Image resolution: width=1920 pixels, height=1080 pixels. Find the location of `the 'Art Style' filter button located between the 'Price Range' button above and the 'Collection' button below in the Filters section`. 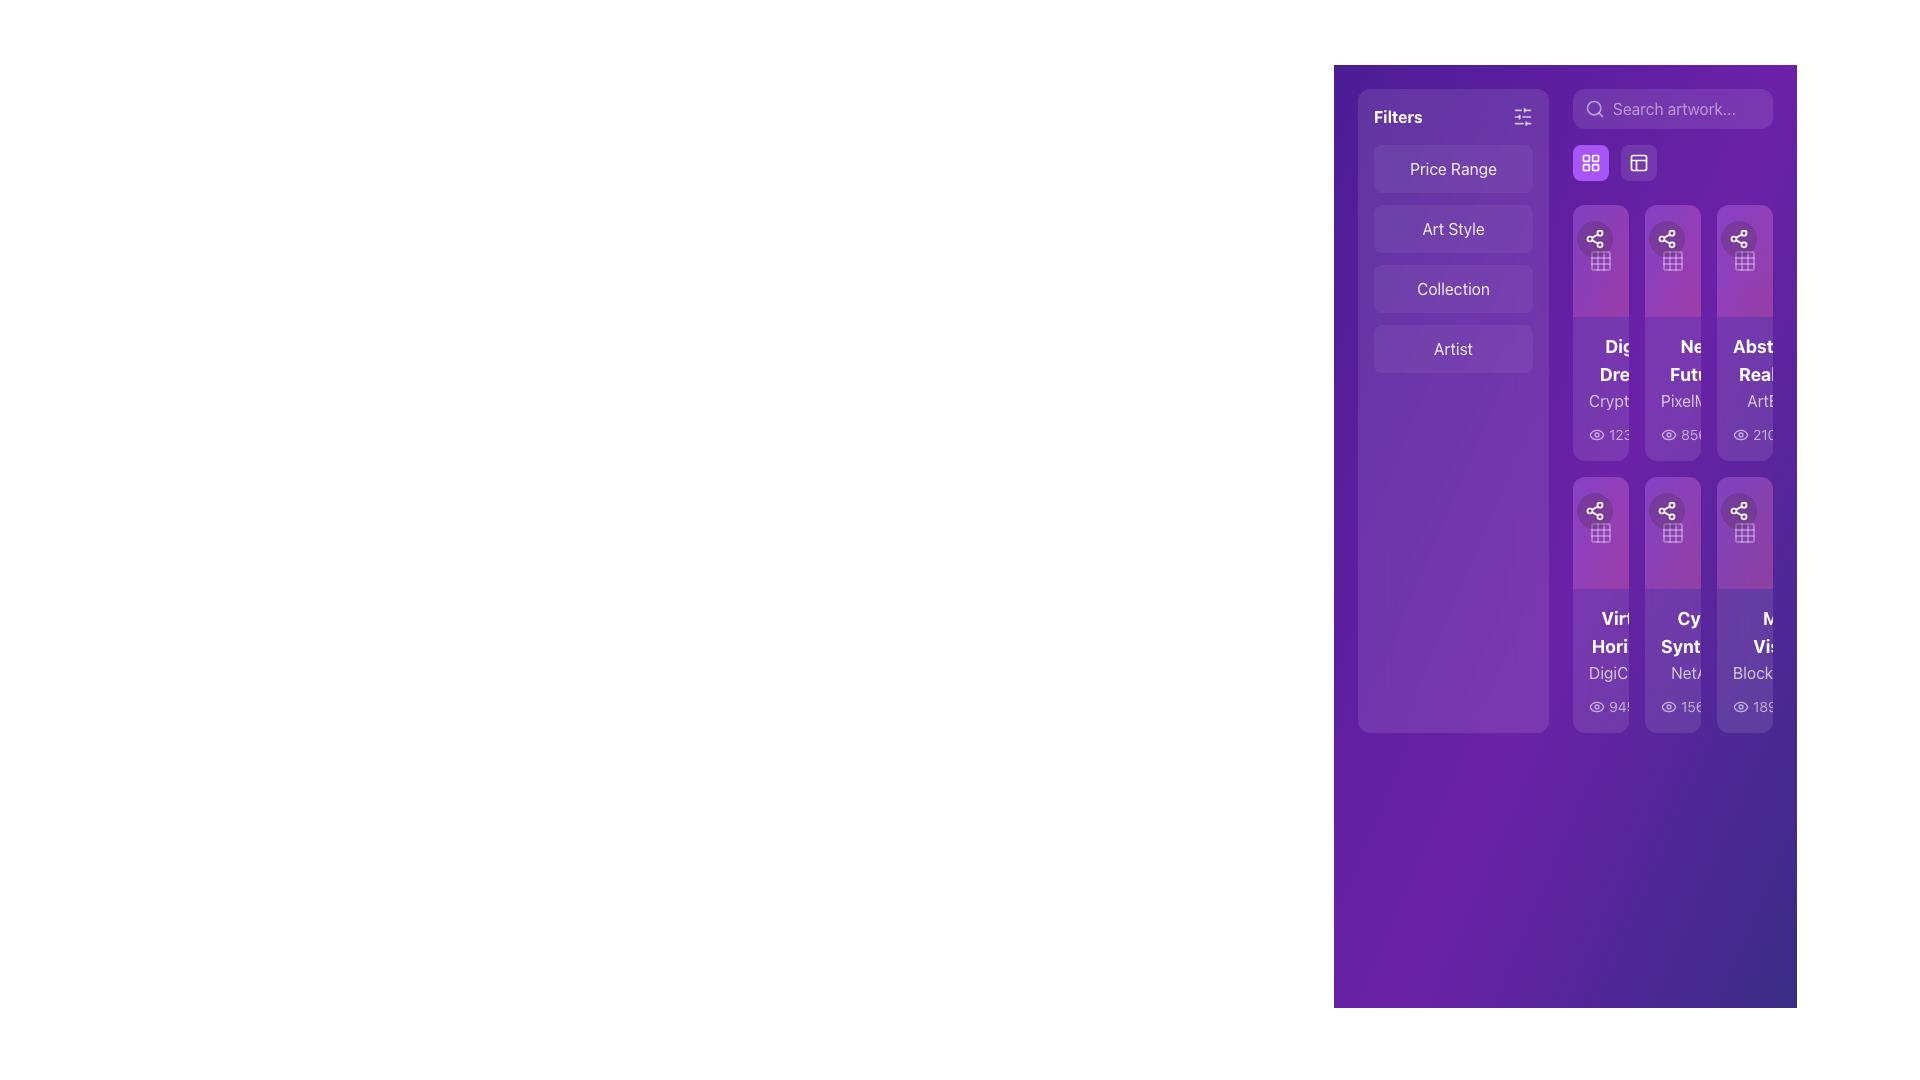

the 'Art Style' filter button located between the 'Price Range' button above and the 'Collection' button below in the Filters section is located at coordinates (1453, 227).